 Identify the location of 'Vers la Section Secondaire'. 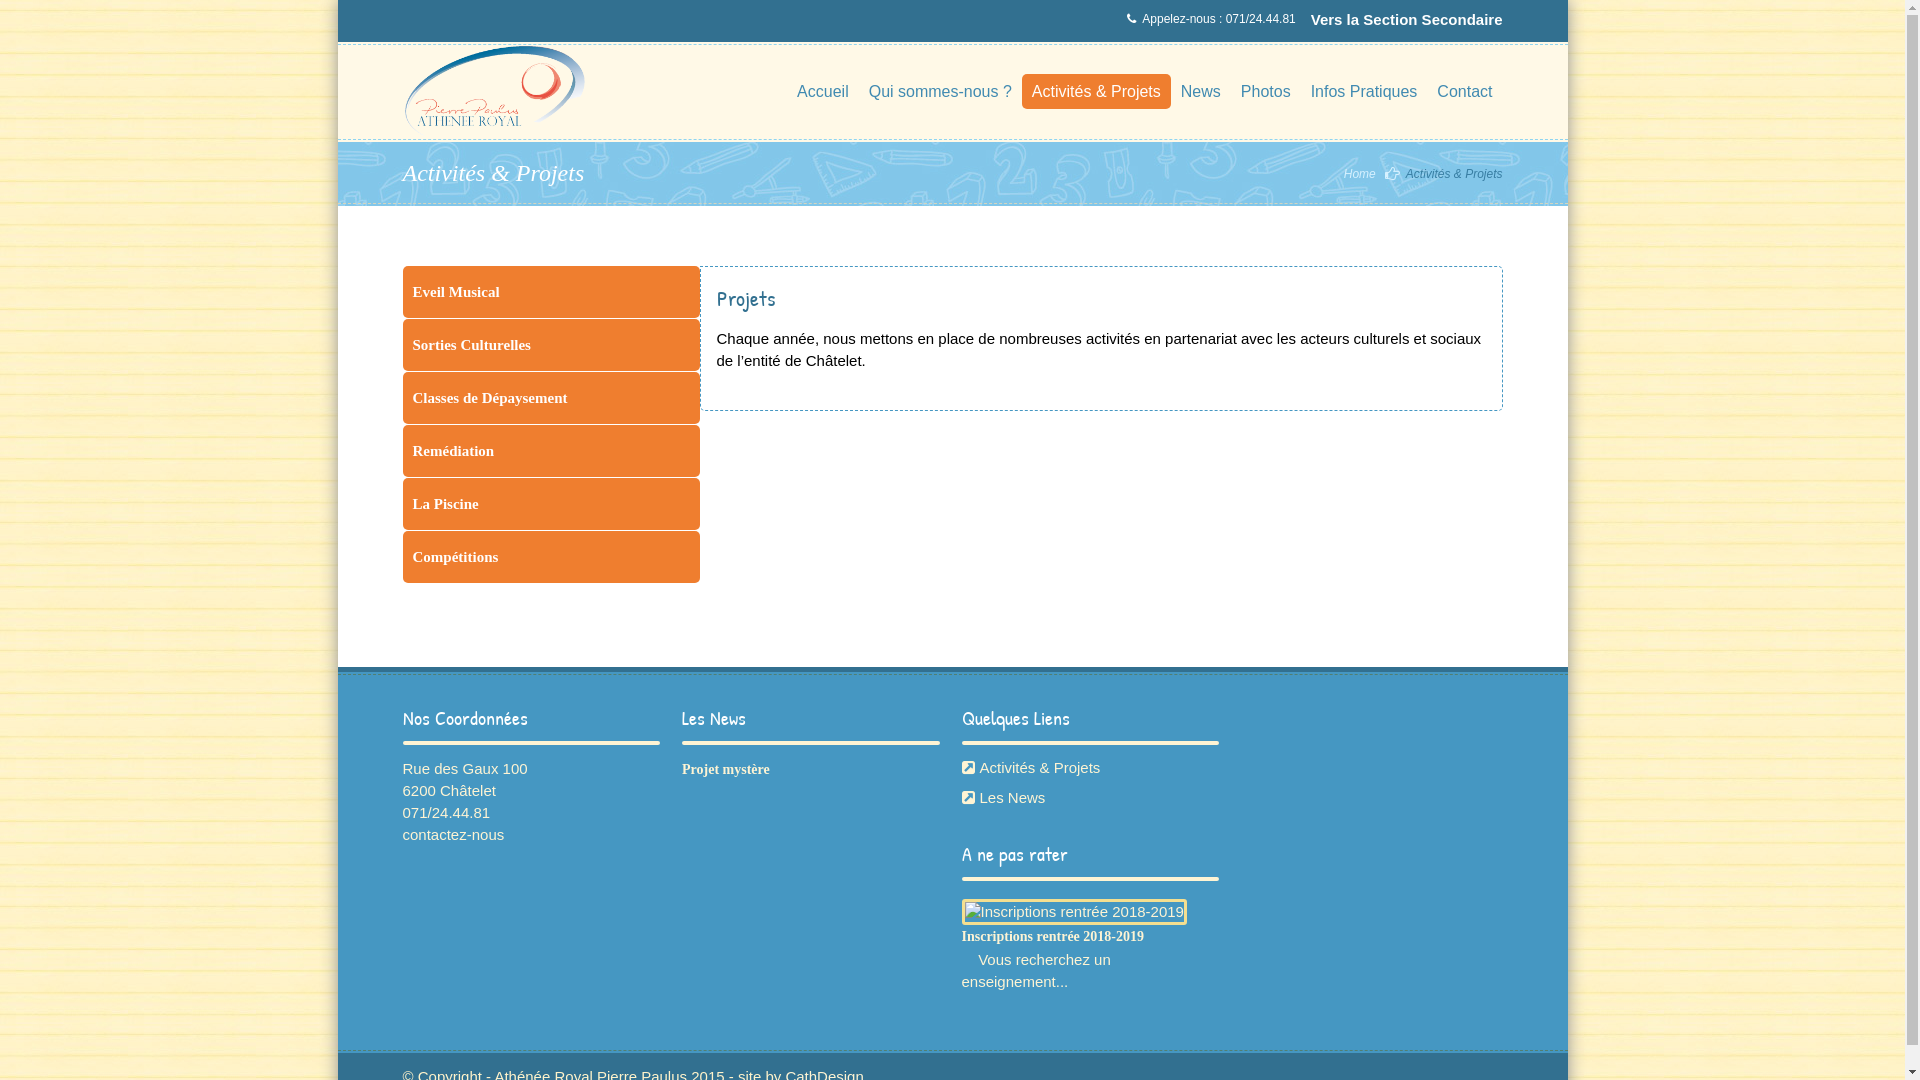
(1405, 19).